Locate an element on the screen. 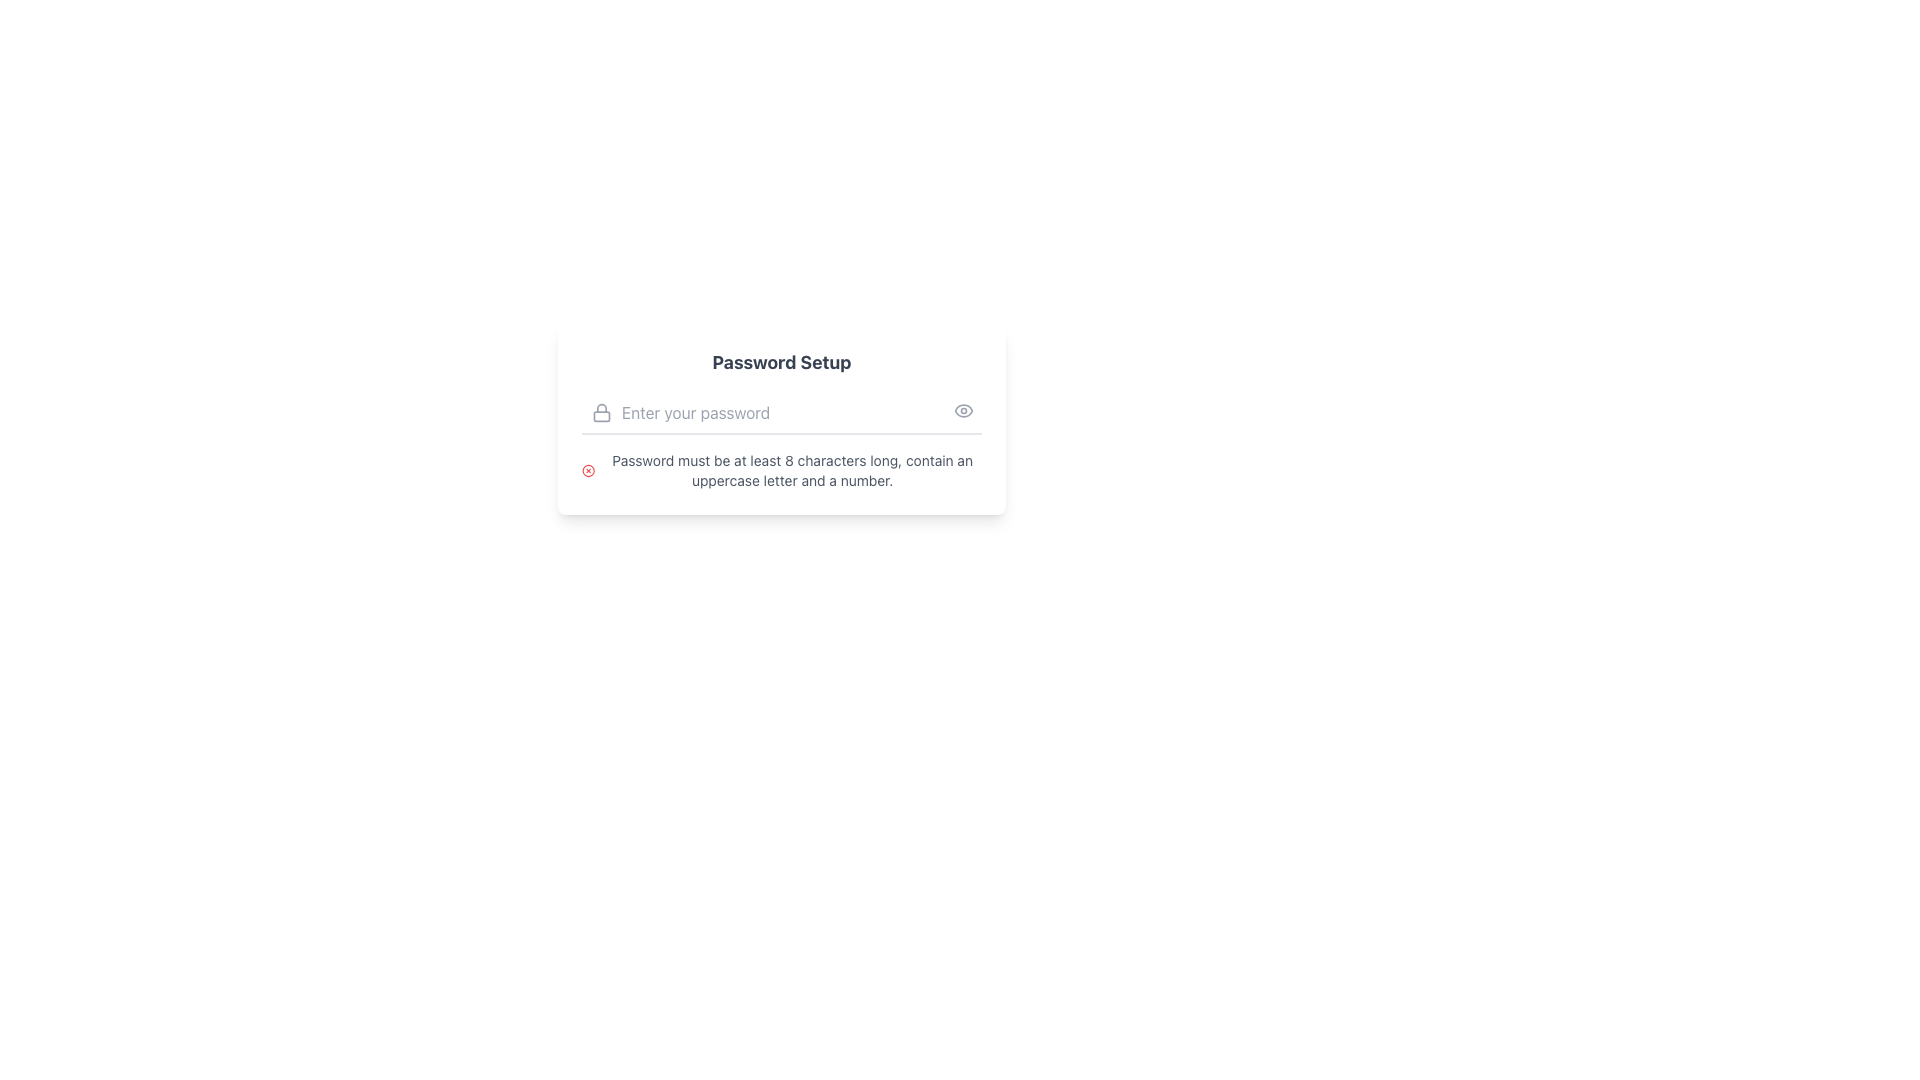 Image resolution: width=1920 pixels, height=1080 pixels. text description located below the password input field, which informs the user about valid password requirements. This text is aligned to the left of the centered input group and is positioned to the right of a red circular icon with an 'x' symbol is located at coordinates (791, 470).